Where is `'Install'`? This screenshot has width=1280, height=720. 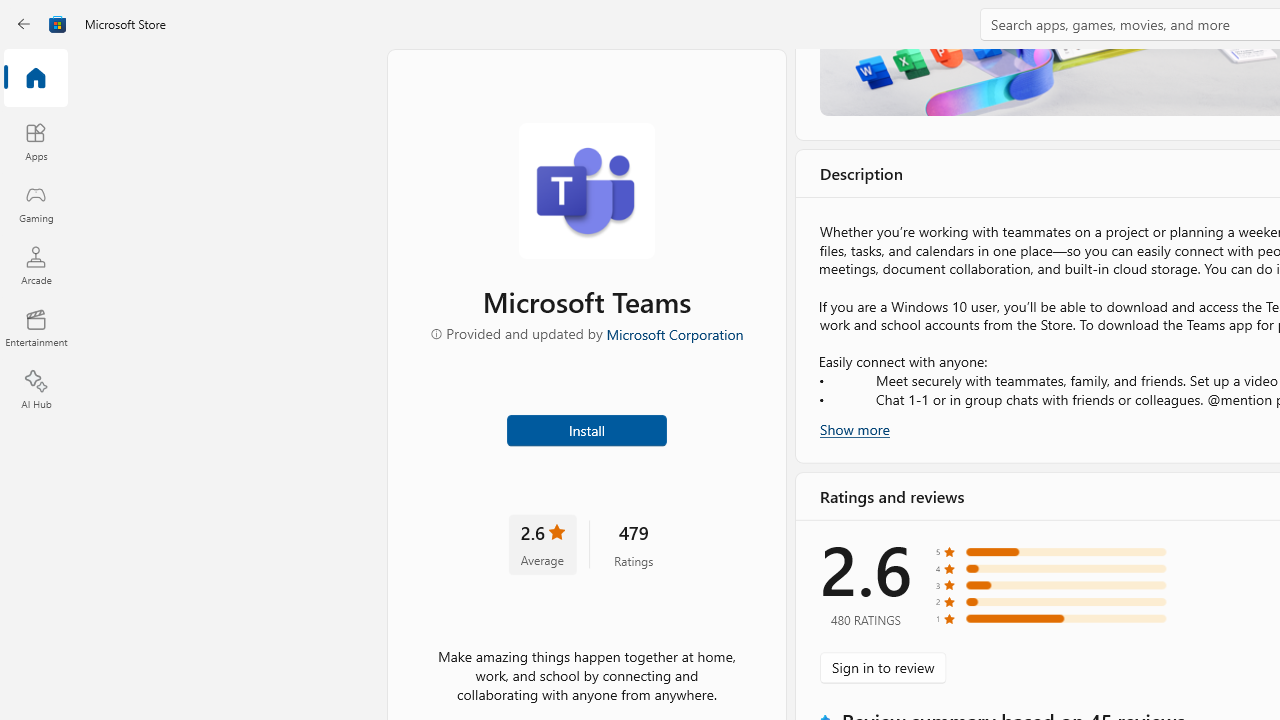 'Install' is located at coordinates (585, 428).